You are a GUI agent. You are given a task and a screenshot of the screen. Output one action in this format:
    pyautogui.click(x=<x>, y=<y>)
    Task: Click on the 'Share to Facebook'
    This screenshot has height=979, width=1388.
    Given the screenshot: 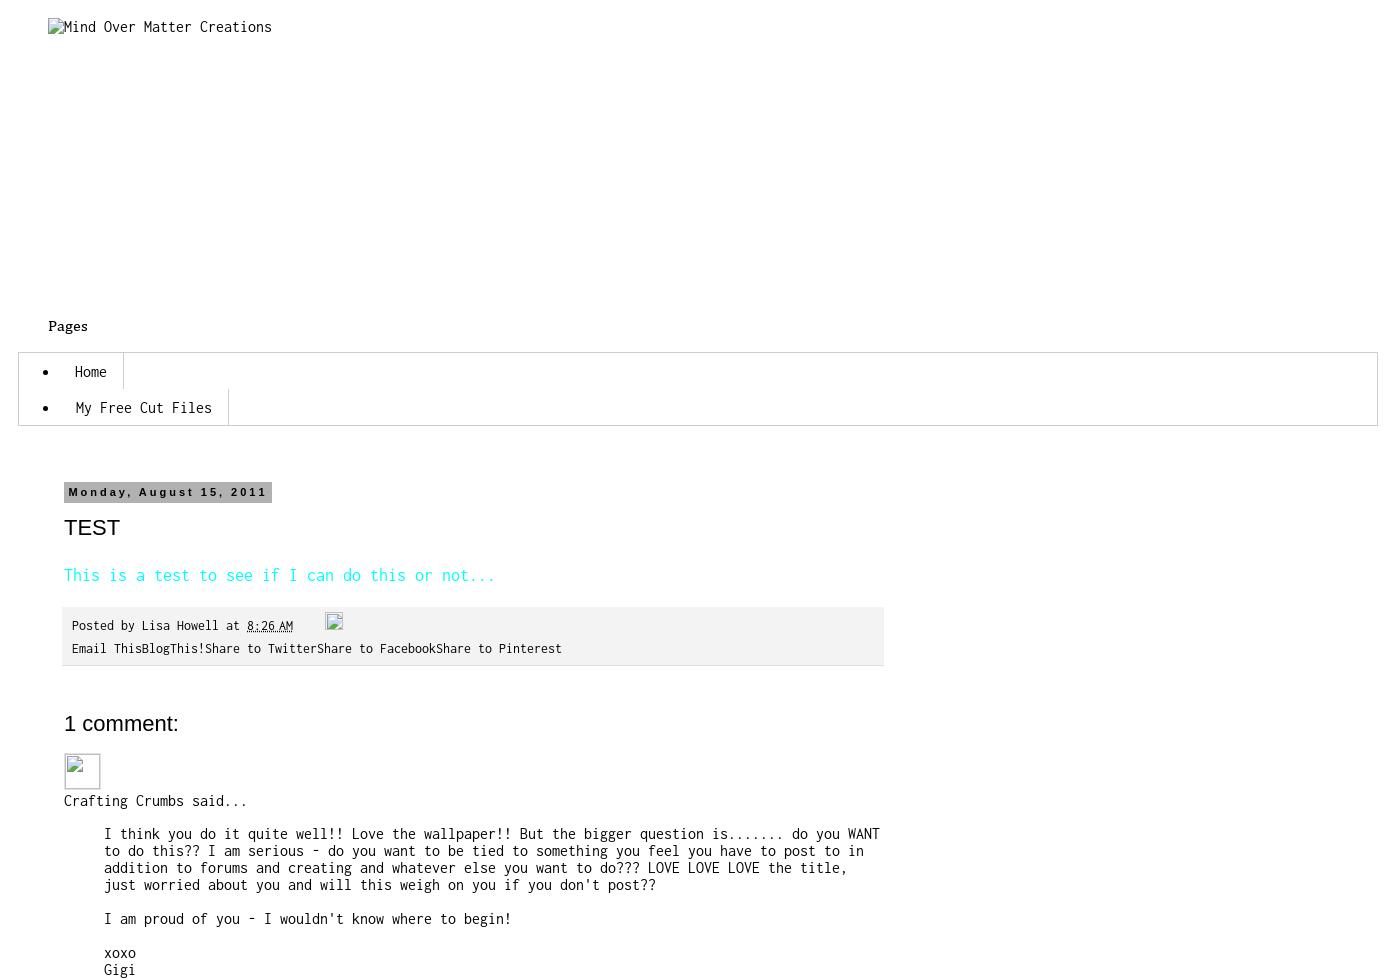 What is the action you would take?
    pyautogui.click(x=376, y=647)
    